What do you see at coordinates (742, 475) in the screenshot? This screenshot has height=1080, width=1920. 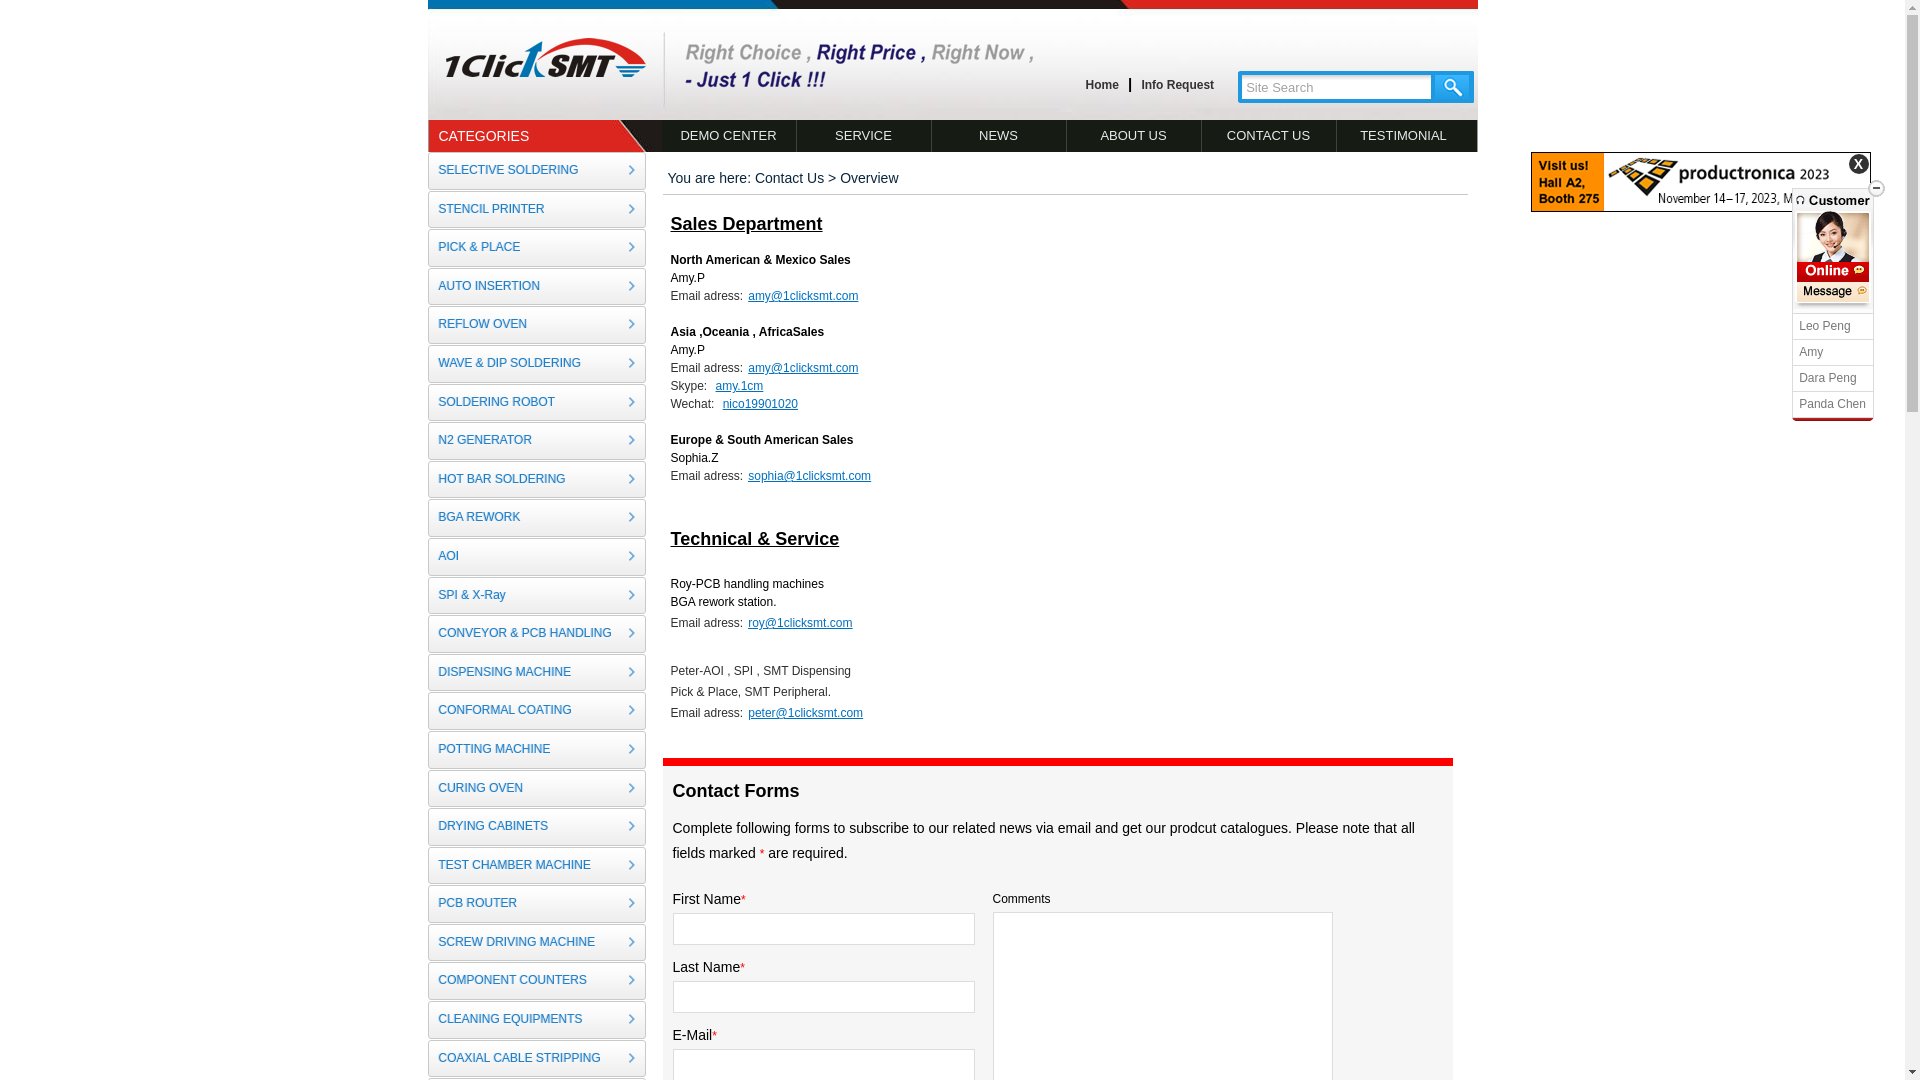 I see `'sophia@1clicksmt.com'` at bounding box center [742, 475].